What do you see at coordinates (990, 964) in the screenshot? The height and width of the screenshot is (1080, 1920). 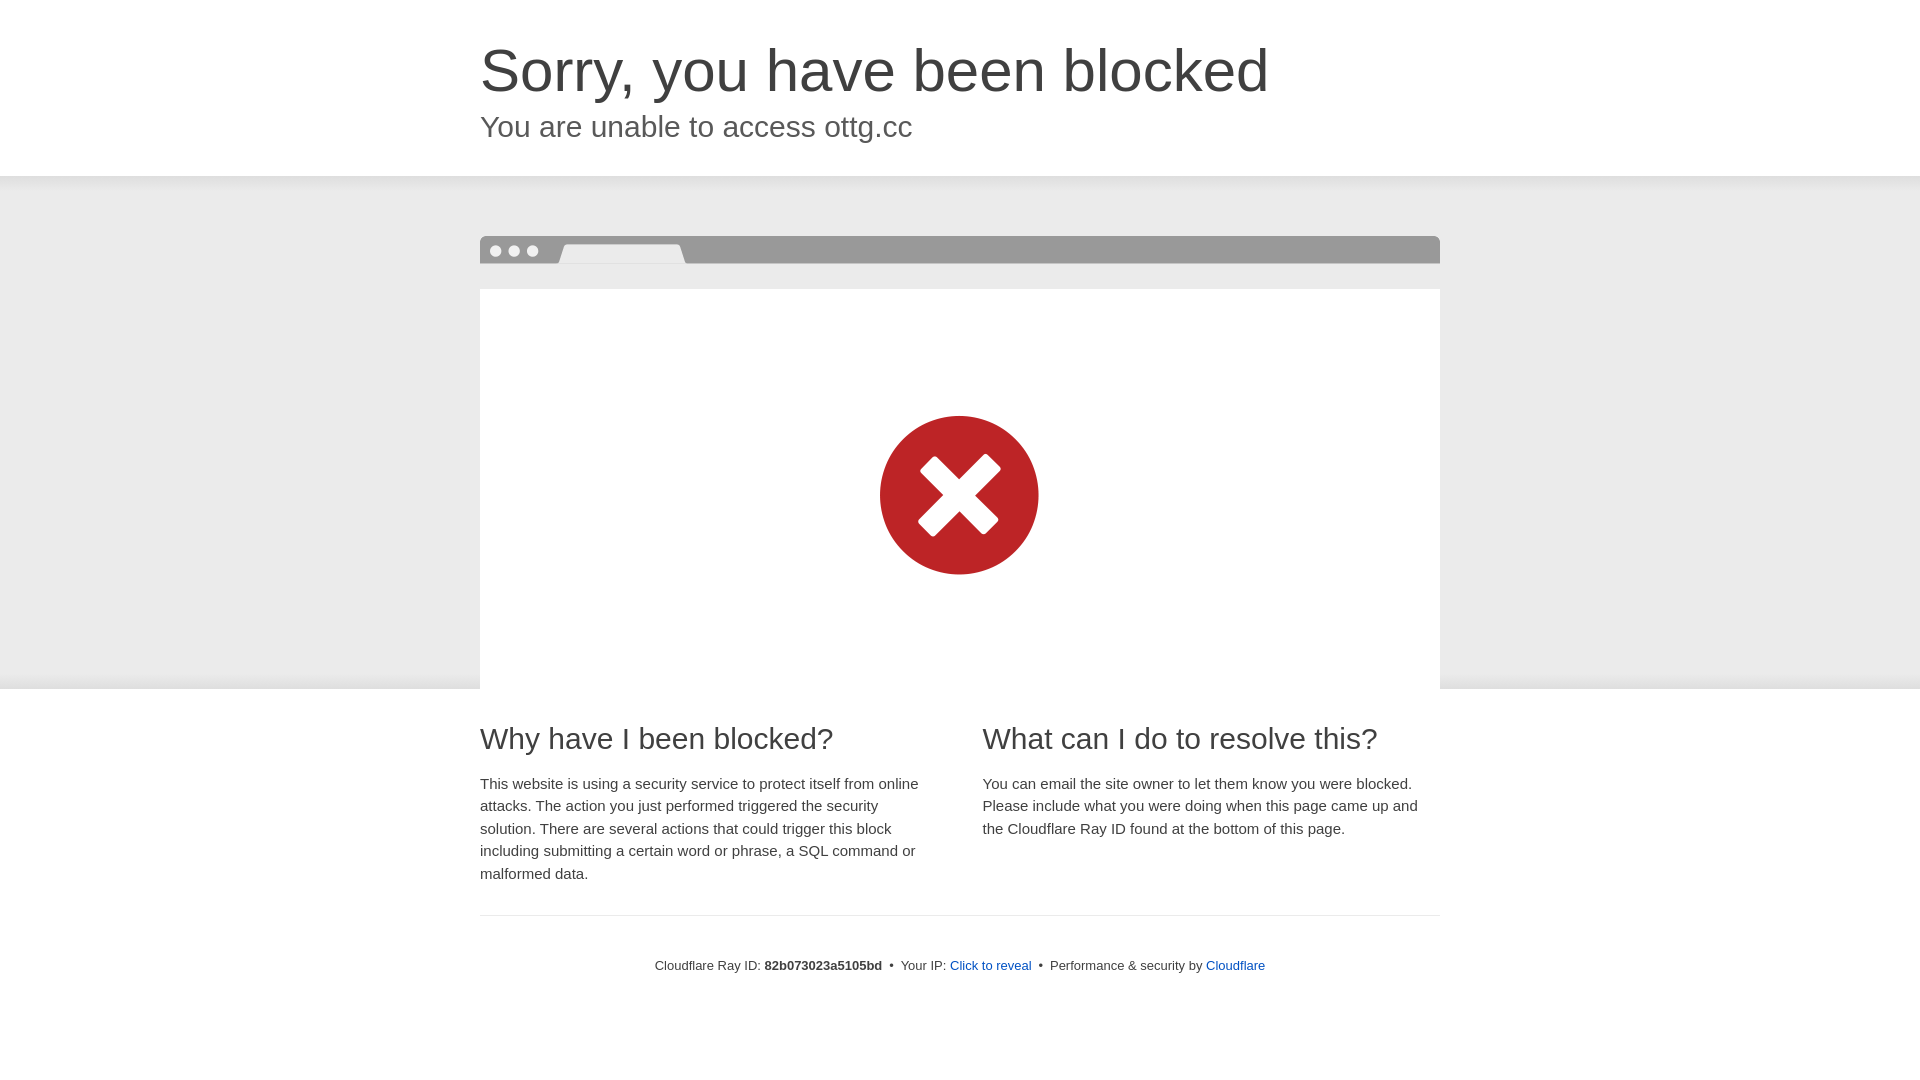 I see `'Click to reveal'` at bounding box center [990, 964].